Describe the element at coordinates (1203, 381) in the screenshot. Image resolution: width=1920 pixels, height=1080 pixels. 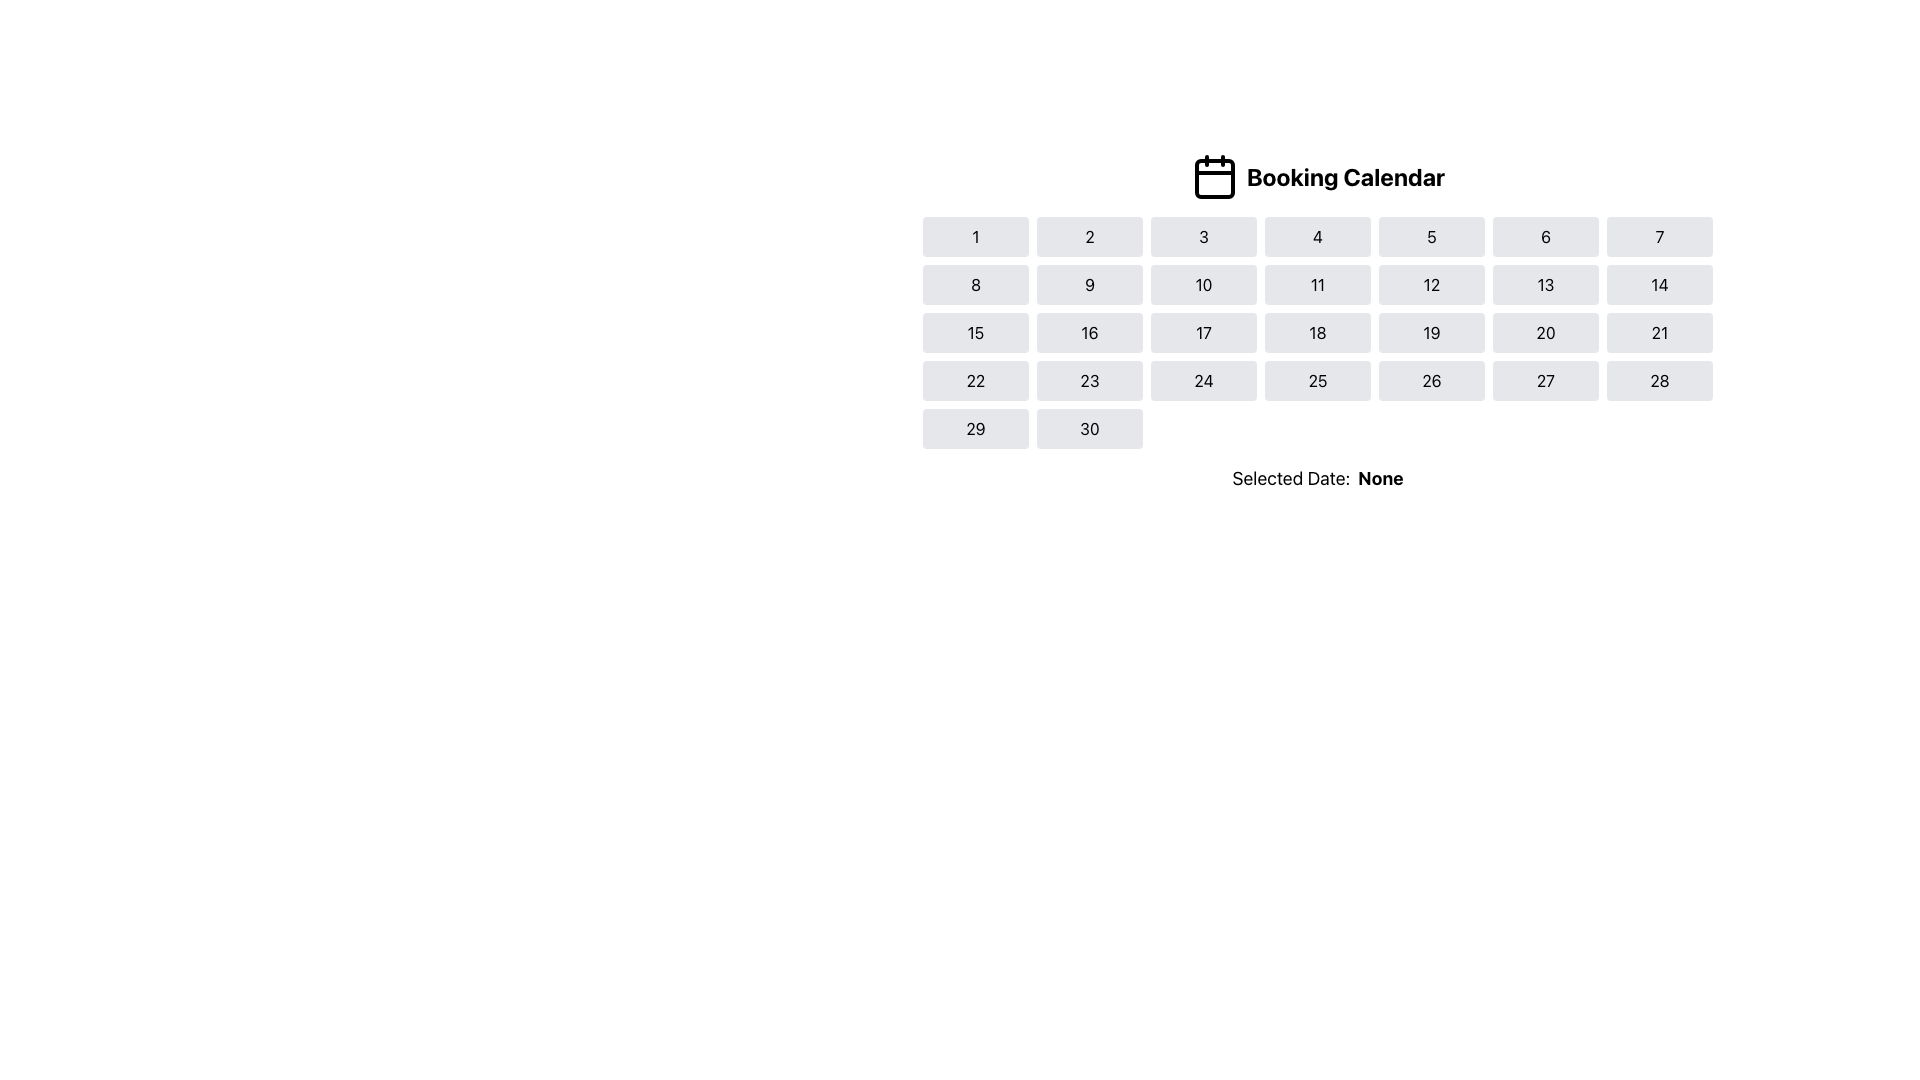
I see `the button displaying the number '24' in the center of the Booking Calendar` at that location.